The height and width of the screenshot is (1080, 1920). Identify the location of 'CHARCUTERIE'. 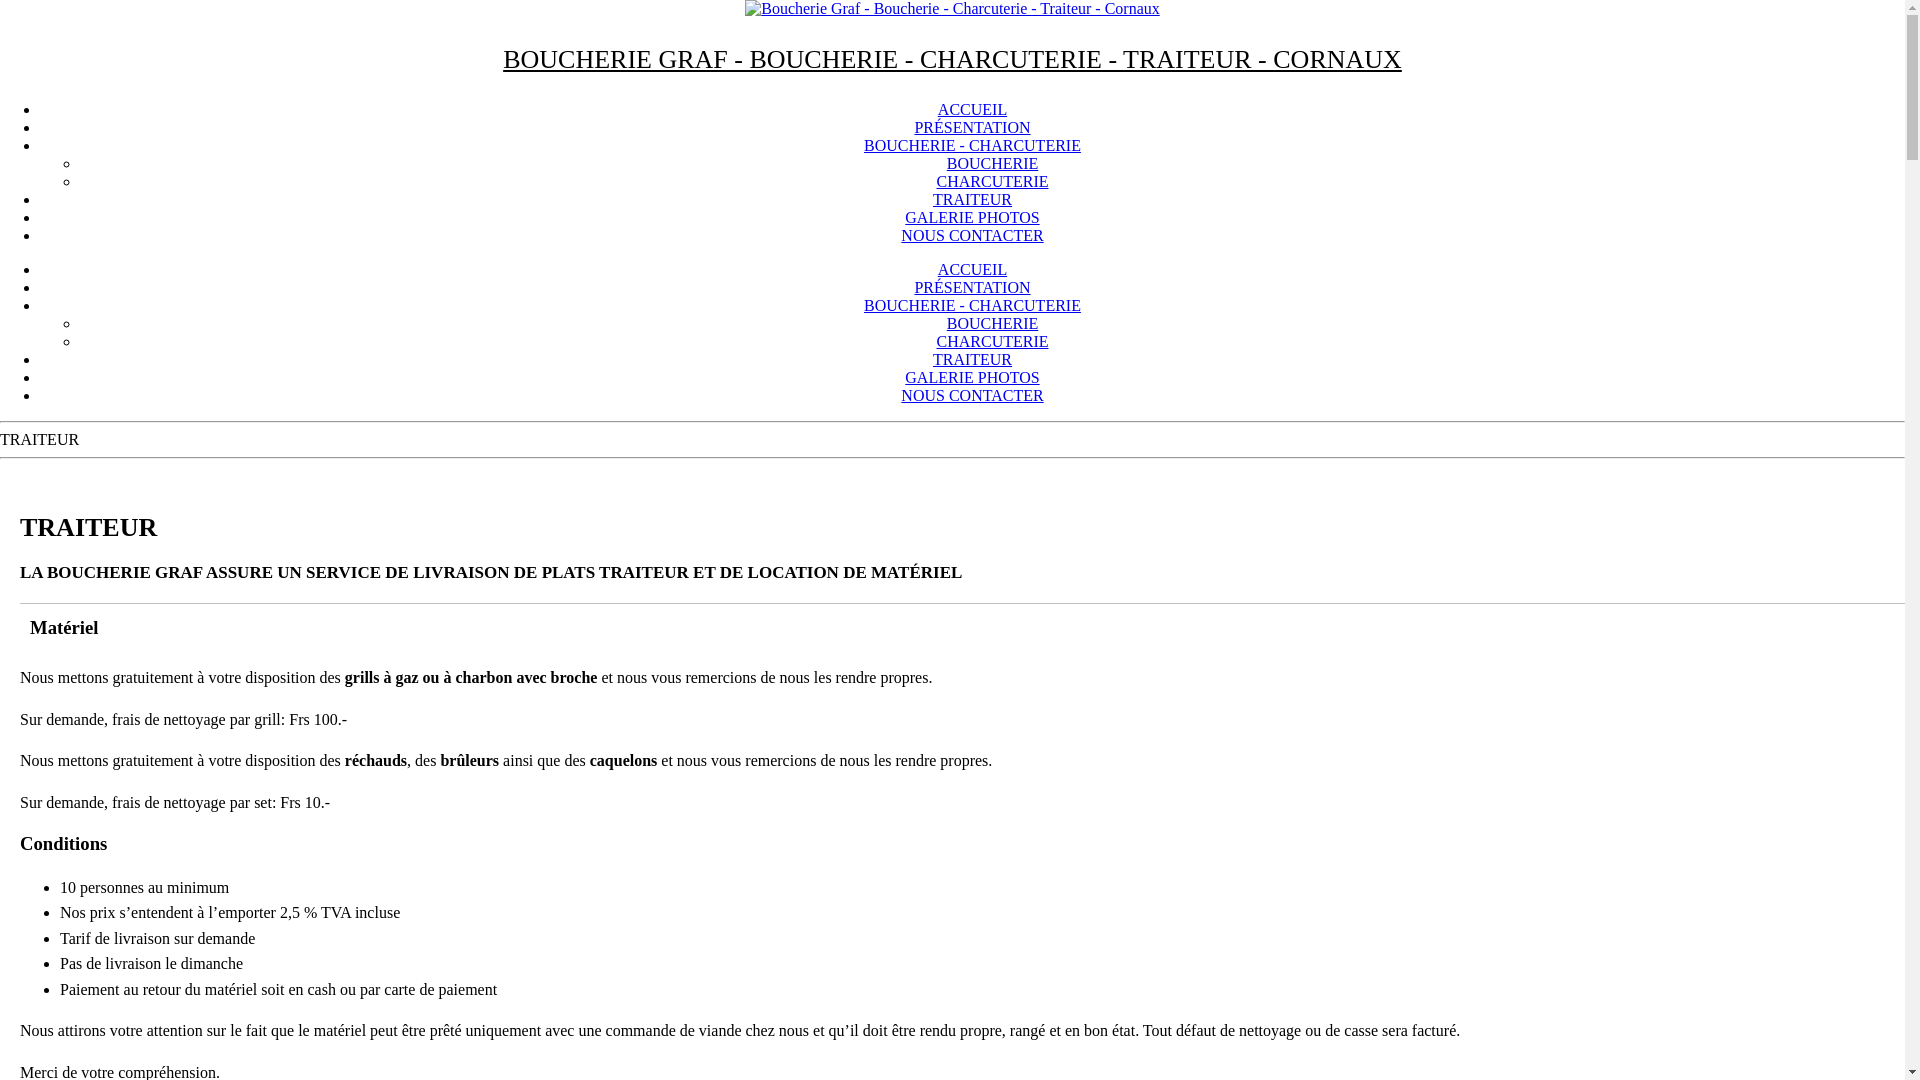
(992, 181).